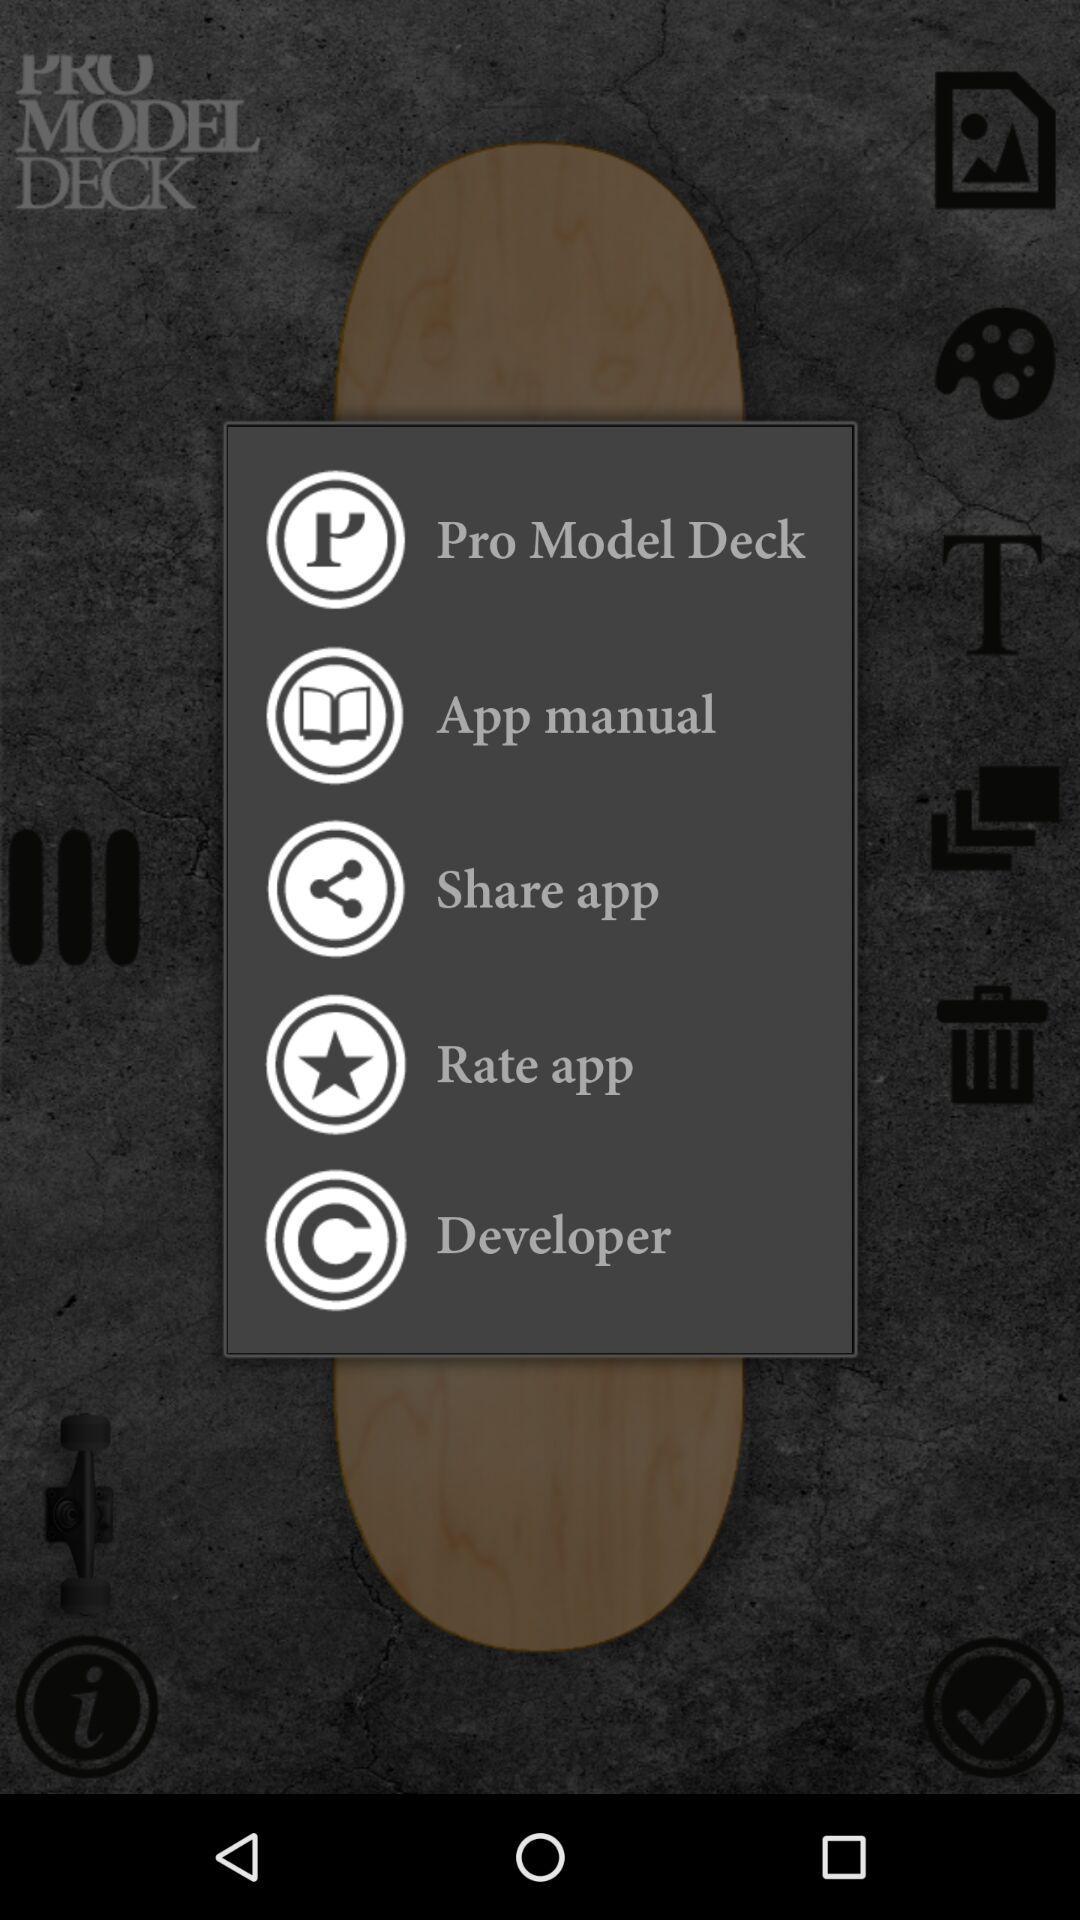  Describe the element at coordinates (333, 1238) in the screenshot. I see `item to the left of the developer item` at that location.